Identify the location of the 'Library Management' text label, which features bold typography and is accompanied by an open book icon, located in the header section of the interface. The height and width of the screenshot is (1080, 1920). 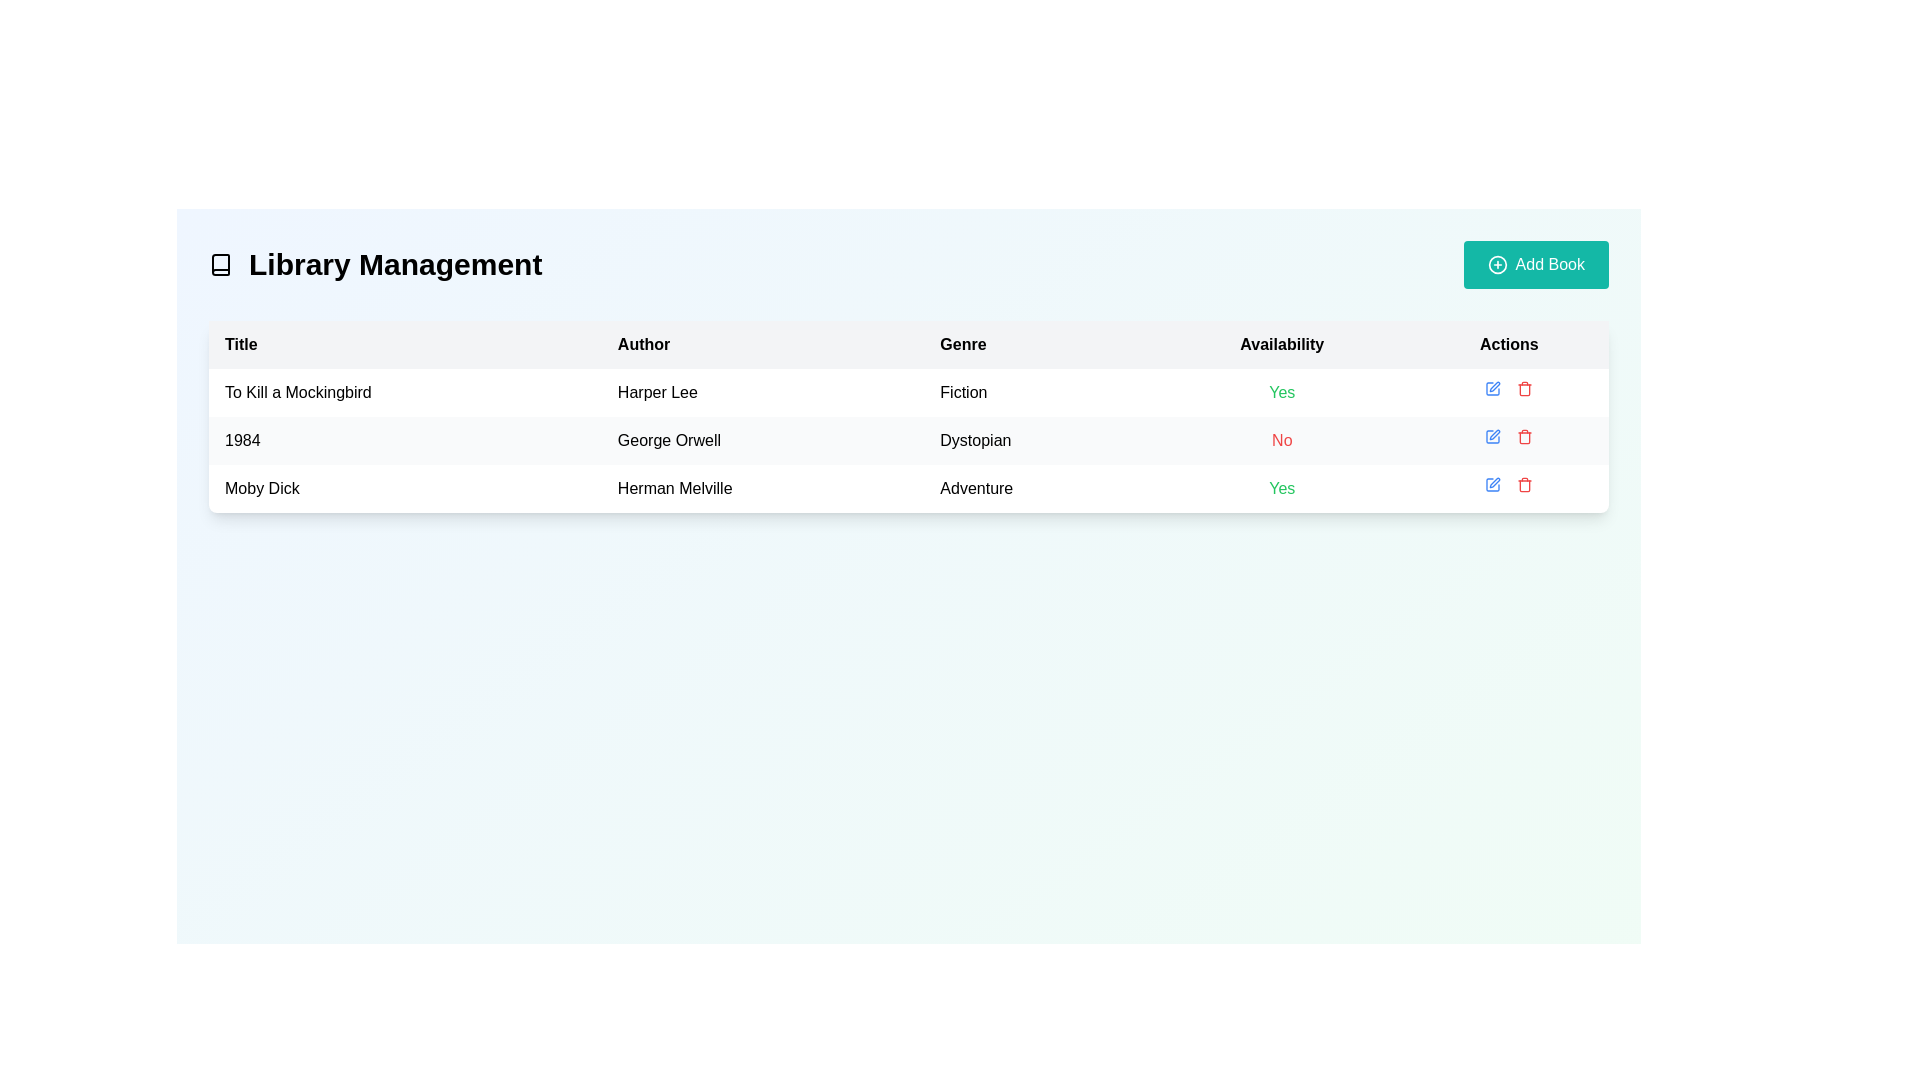
(375, 264).